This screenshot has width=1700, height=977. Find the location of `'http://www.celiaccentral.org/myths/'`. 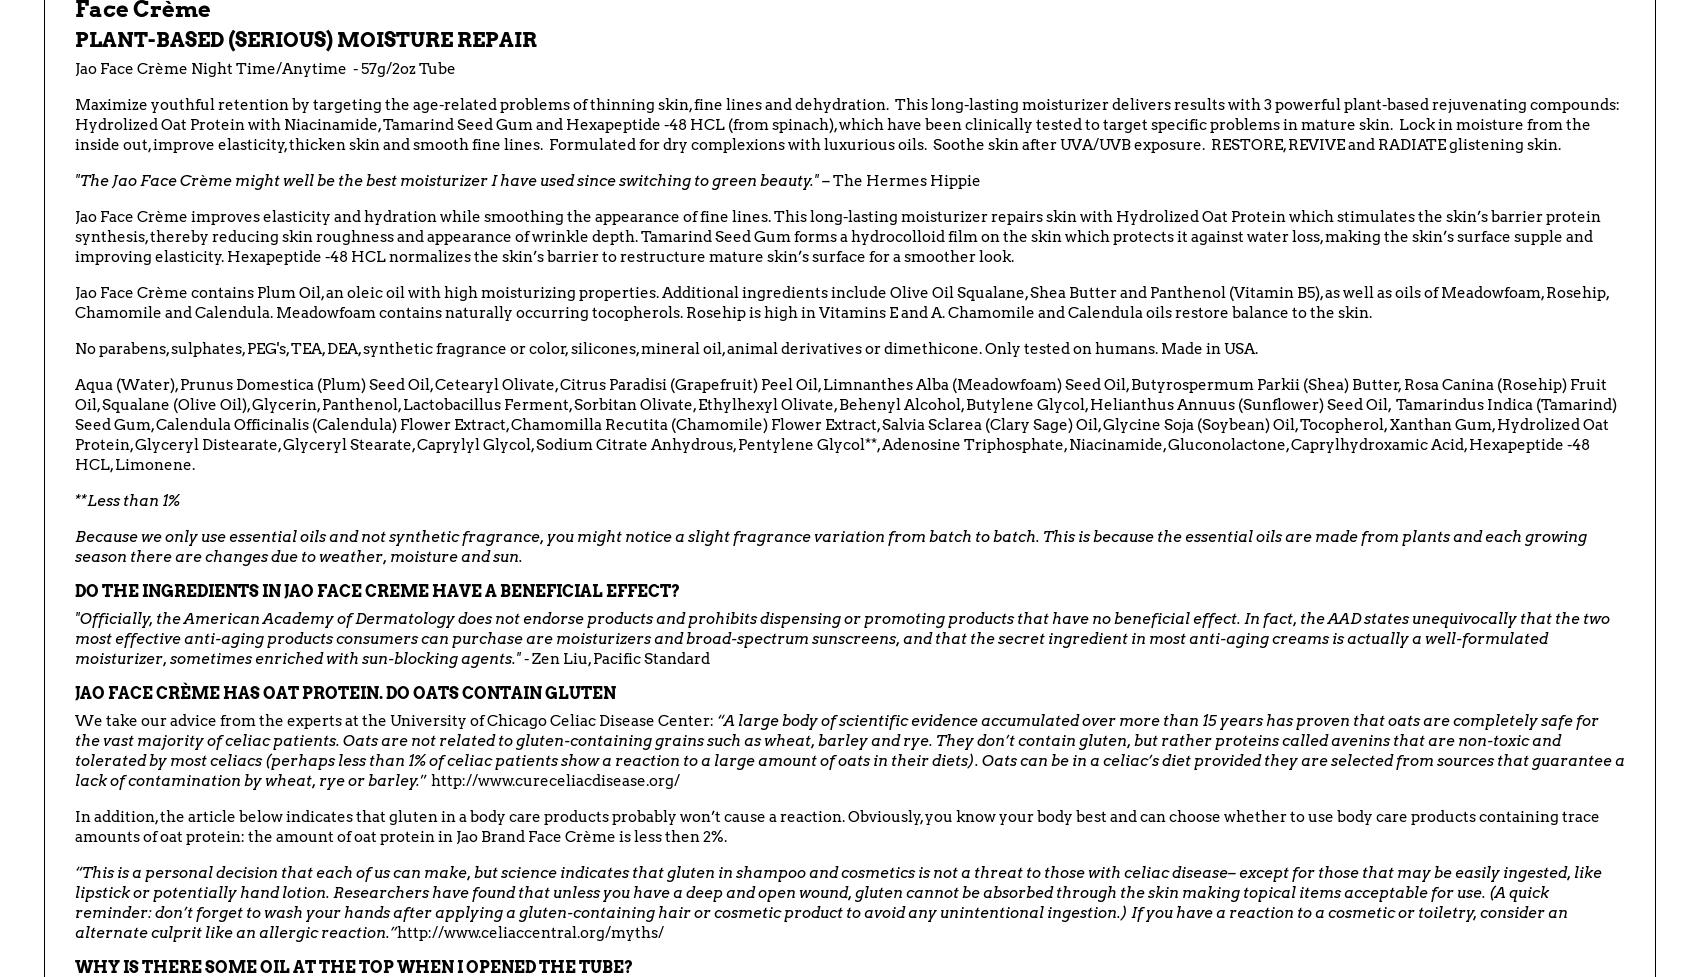

'http://www.celiaccentral.org/myths/' is located at coordinates (530, 930).